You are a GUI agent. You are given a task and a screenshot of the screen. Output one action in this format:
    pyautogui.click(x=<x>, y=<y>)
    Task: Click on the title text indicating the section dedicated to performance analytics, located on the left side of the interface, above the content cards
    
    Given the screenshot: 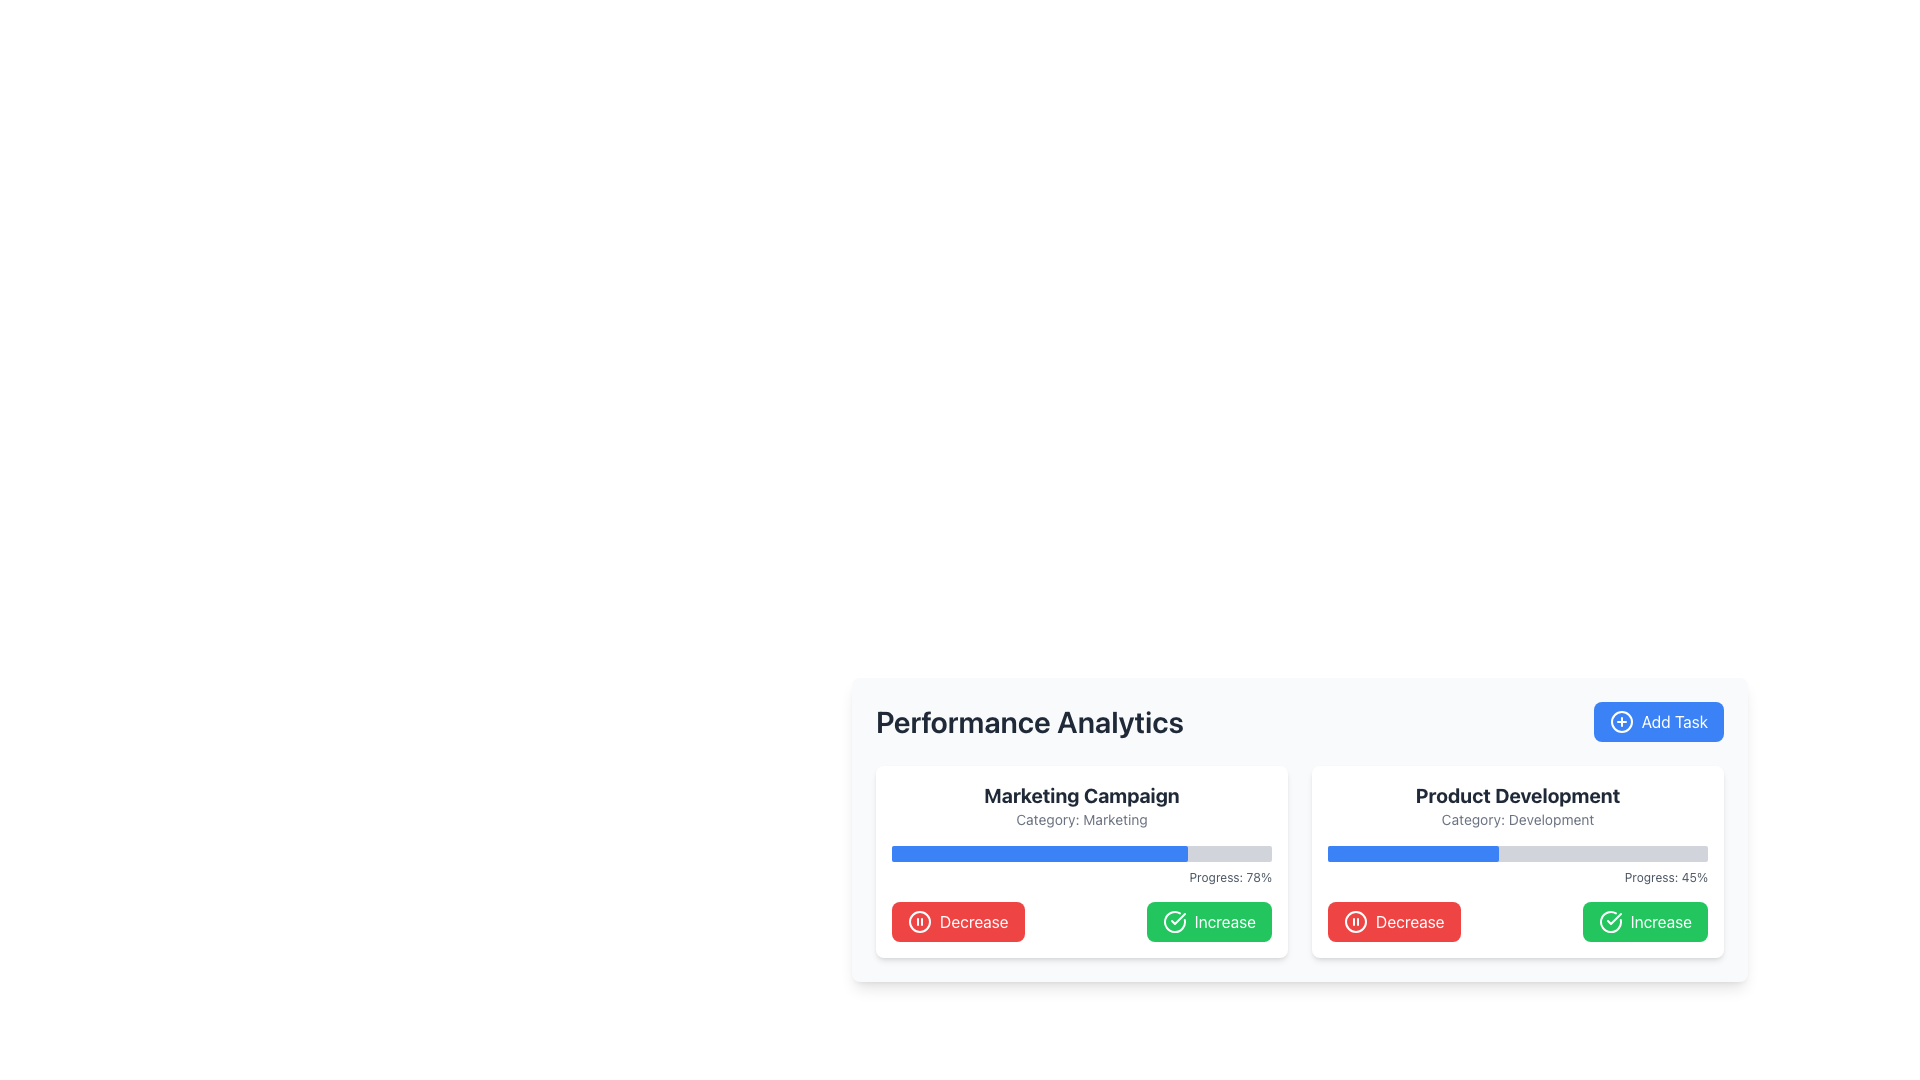 What is the action you would take?
    pyautogui.click(x=1030, y=721)
    